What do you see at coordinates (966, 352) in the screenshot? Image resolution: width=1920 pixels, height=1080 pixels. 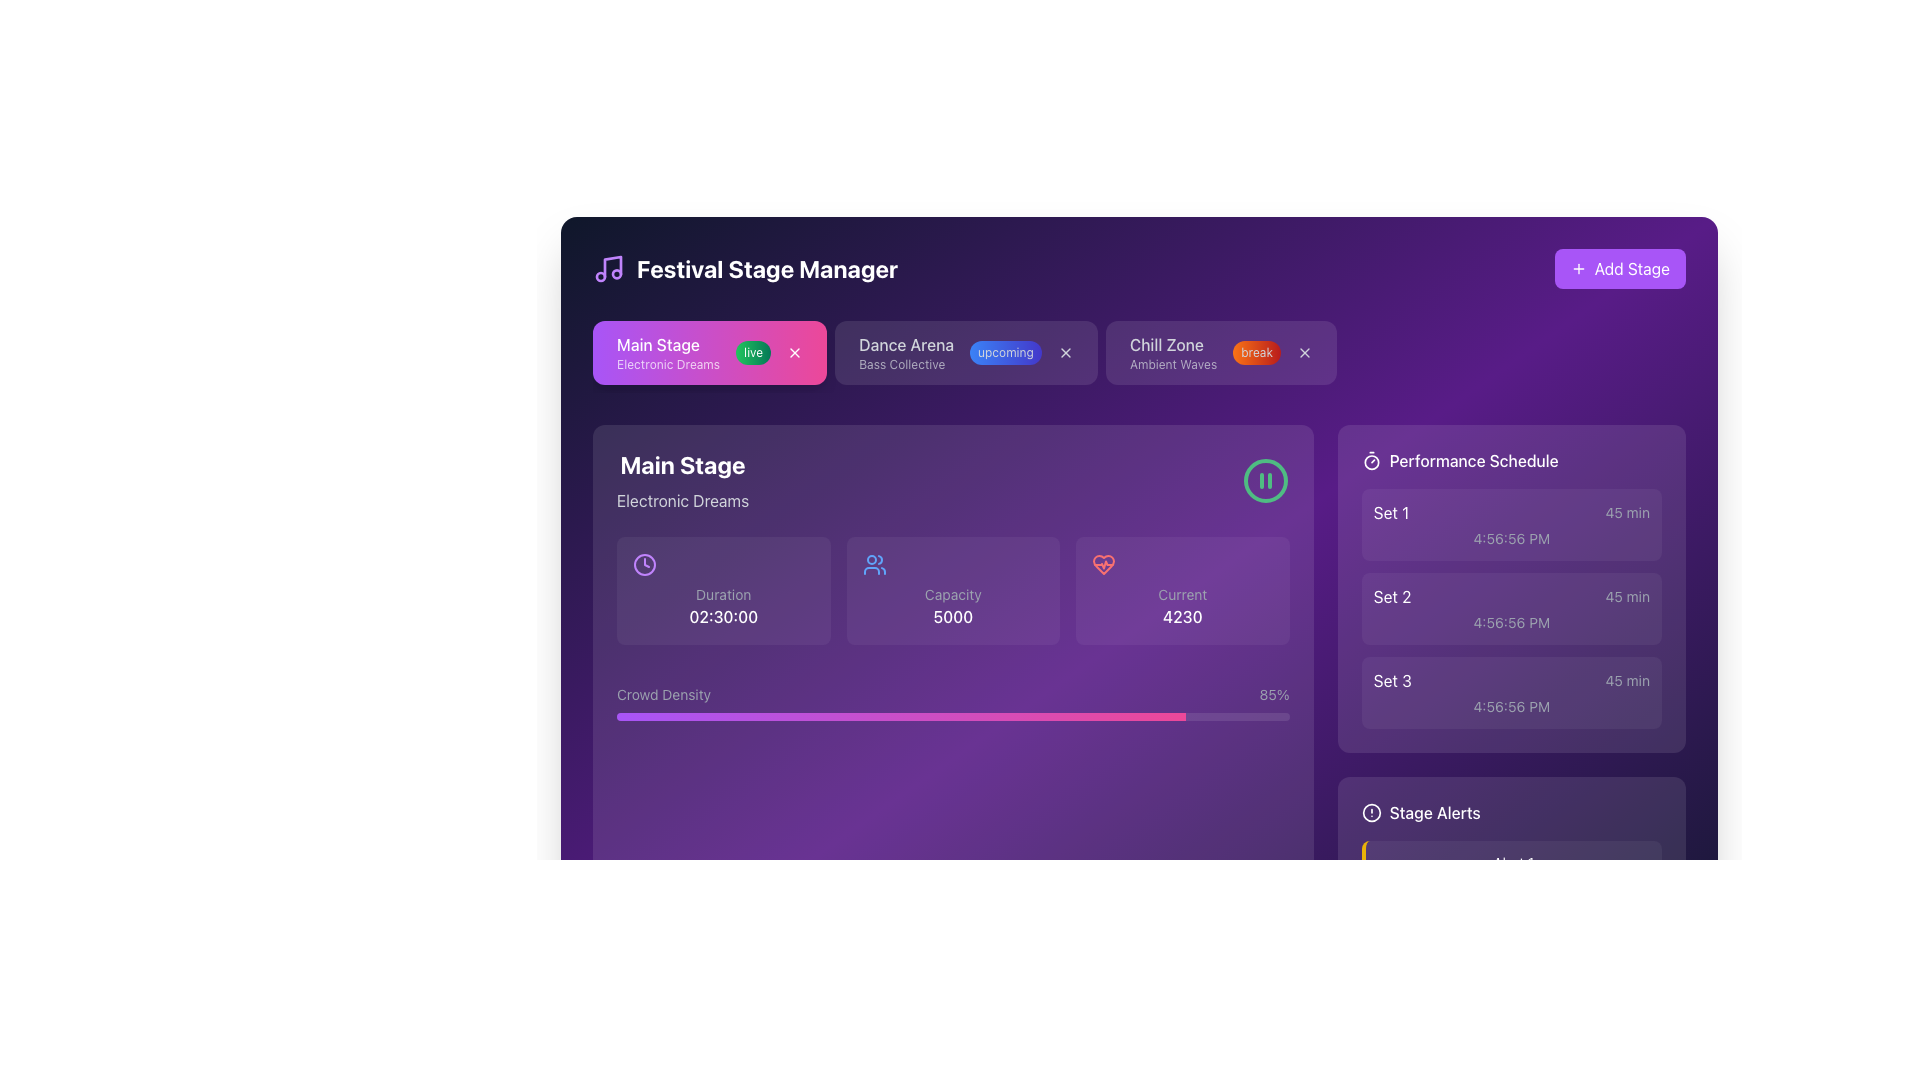 I see `the interactive button labeled 'Dance Arena' with a badge indicating 'upcoming'` at bounding box center [966, 352].